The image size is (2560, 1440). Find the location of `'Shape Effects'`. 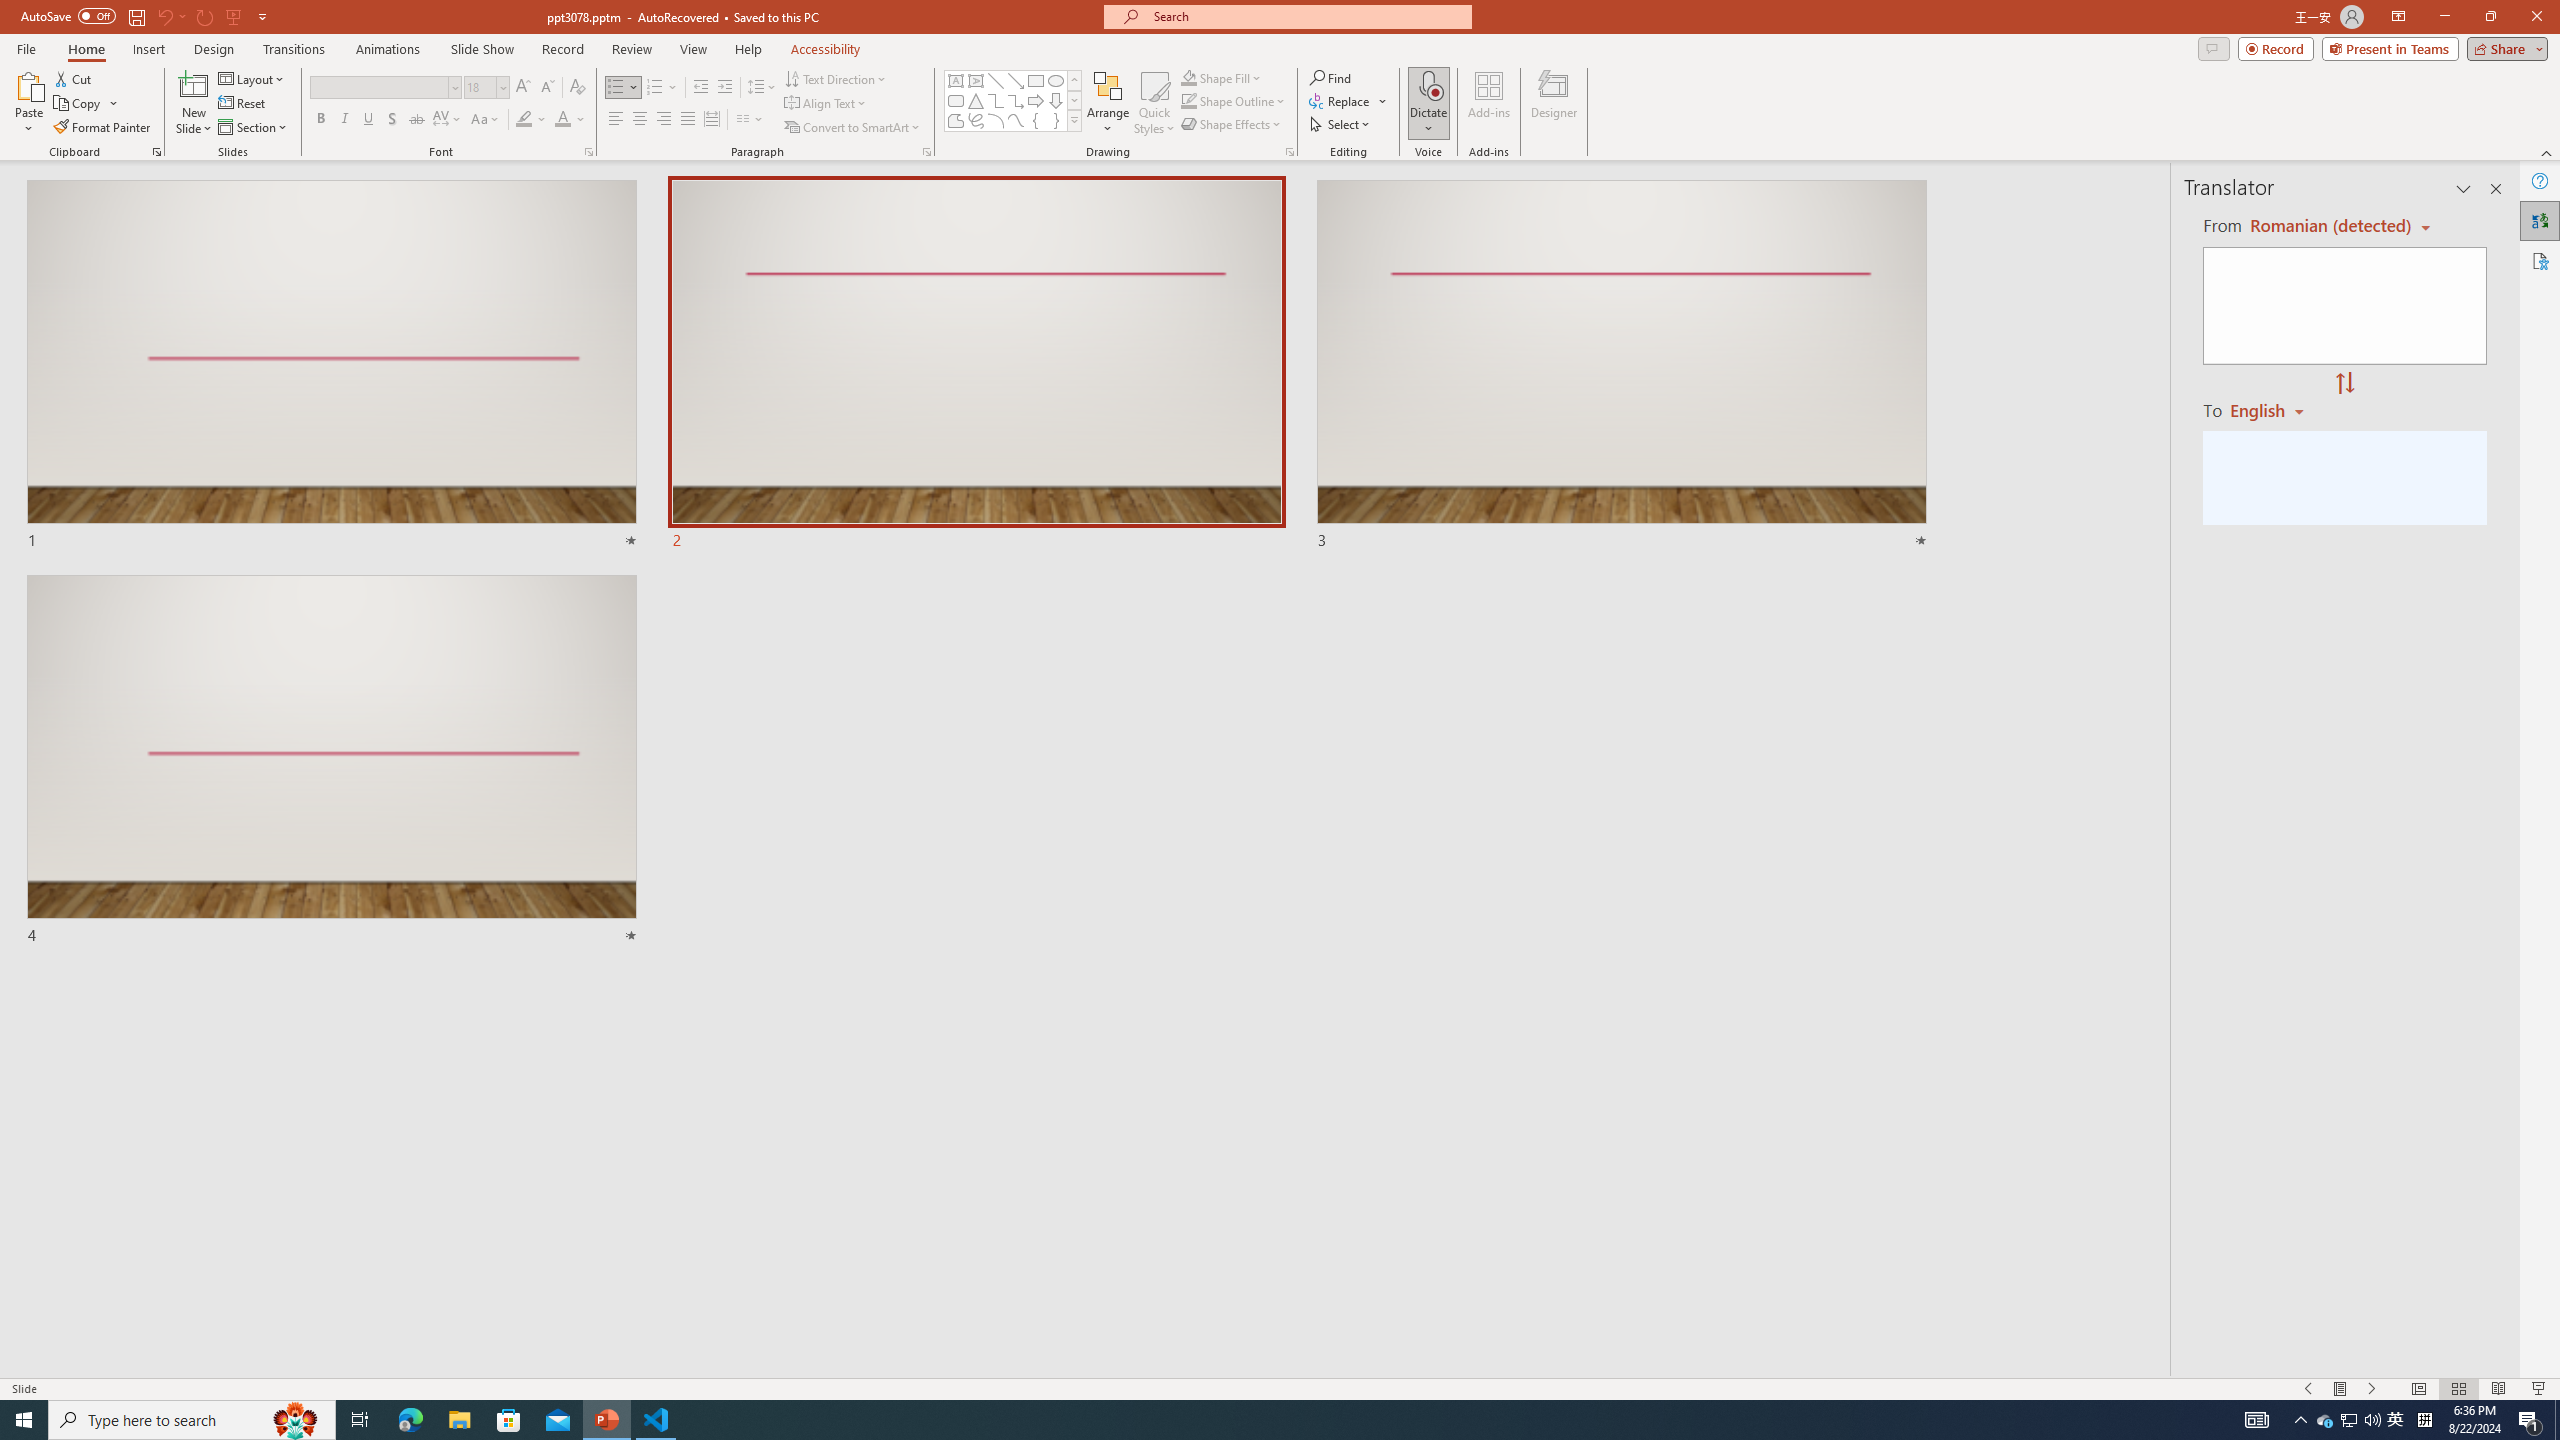

'Shape Effects' is located at coordinates (1231, 122).